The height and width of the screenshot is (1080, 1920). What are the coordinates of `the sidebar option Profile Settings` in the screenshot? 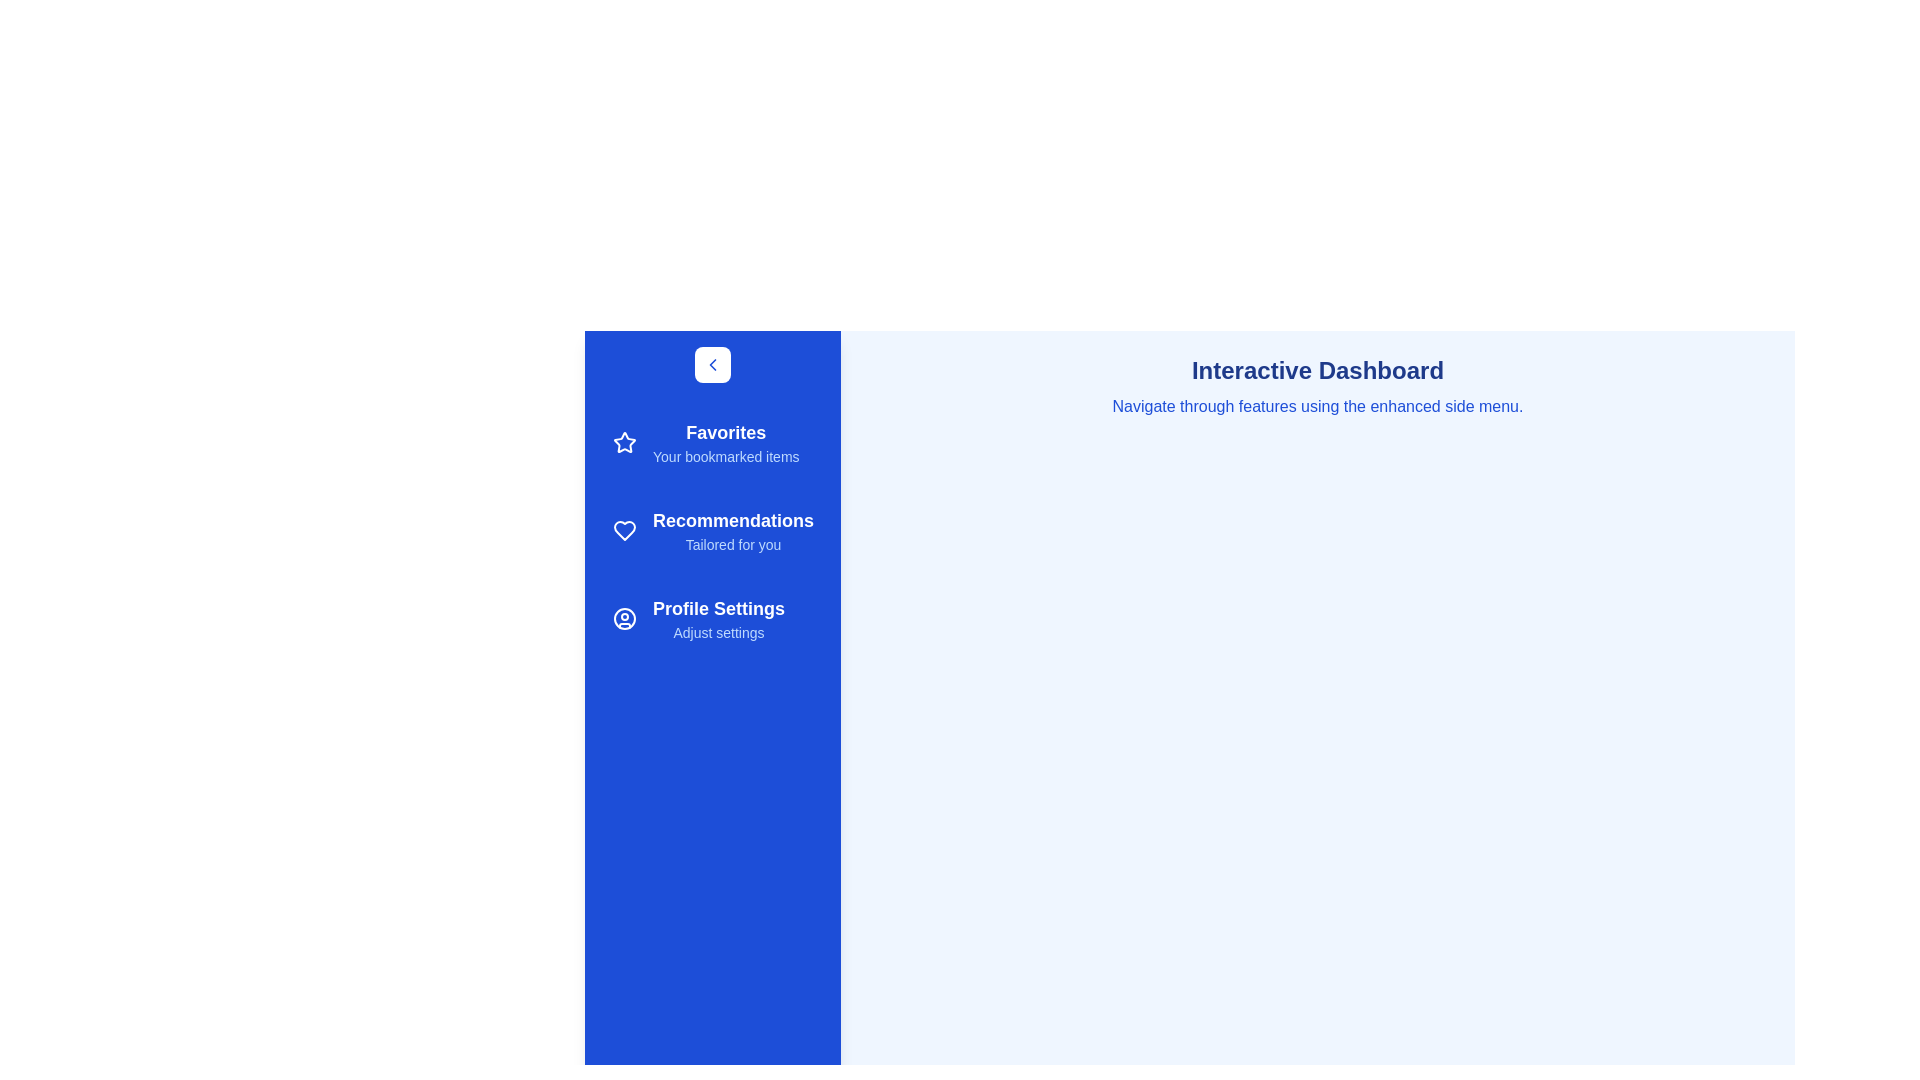 It's located at (713, 617).